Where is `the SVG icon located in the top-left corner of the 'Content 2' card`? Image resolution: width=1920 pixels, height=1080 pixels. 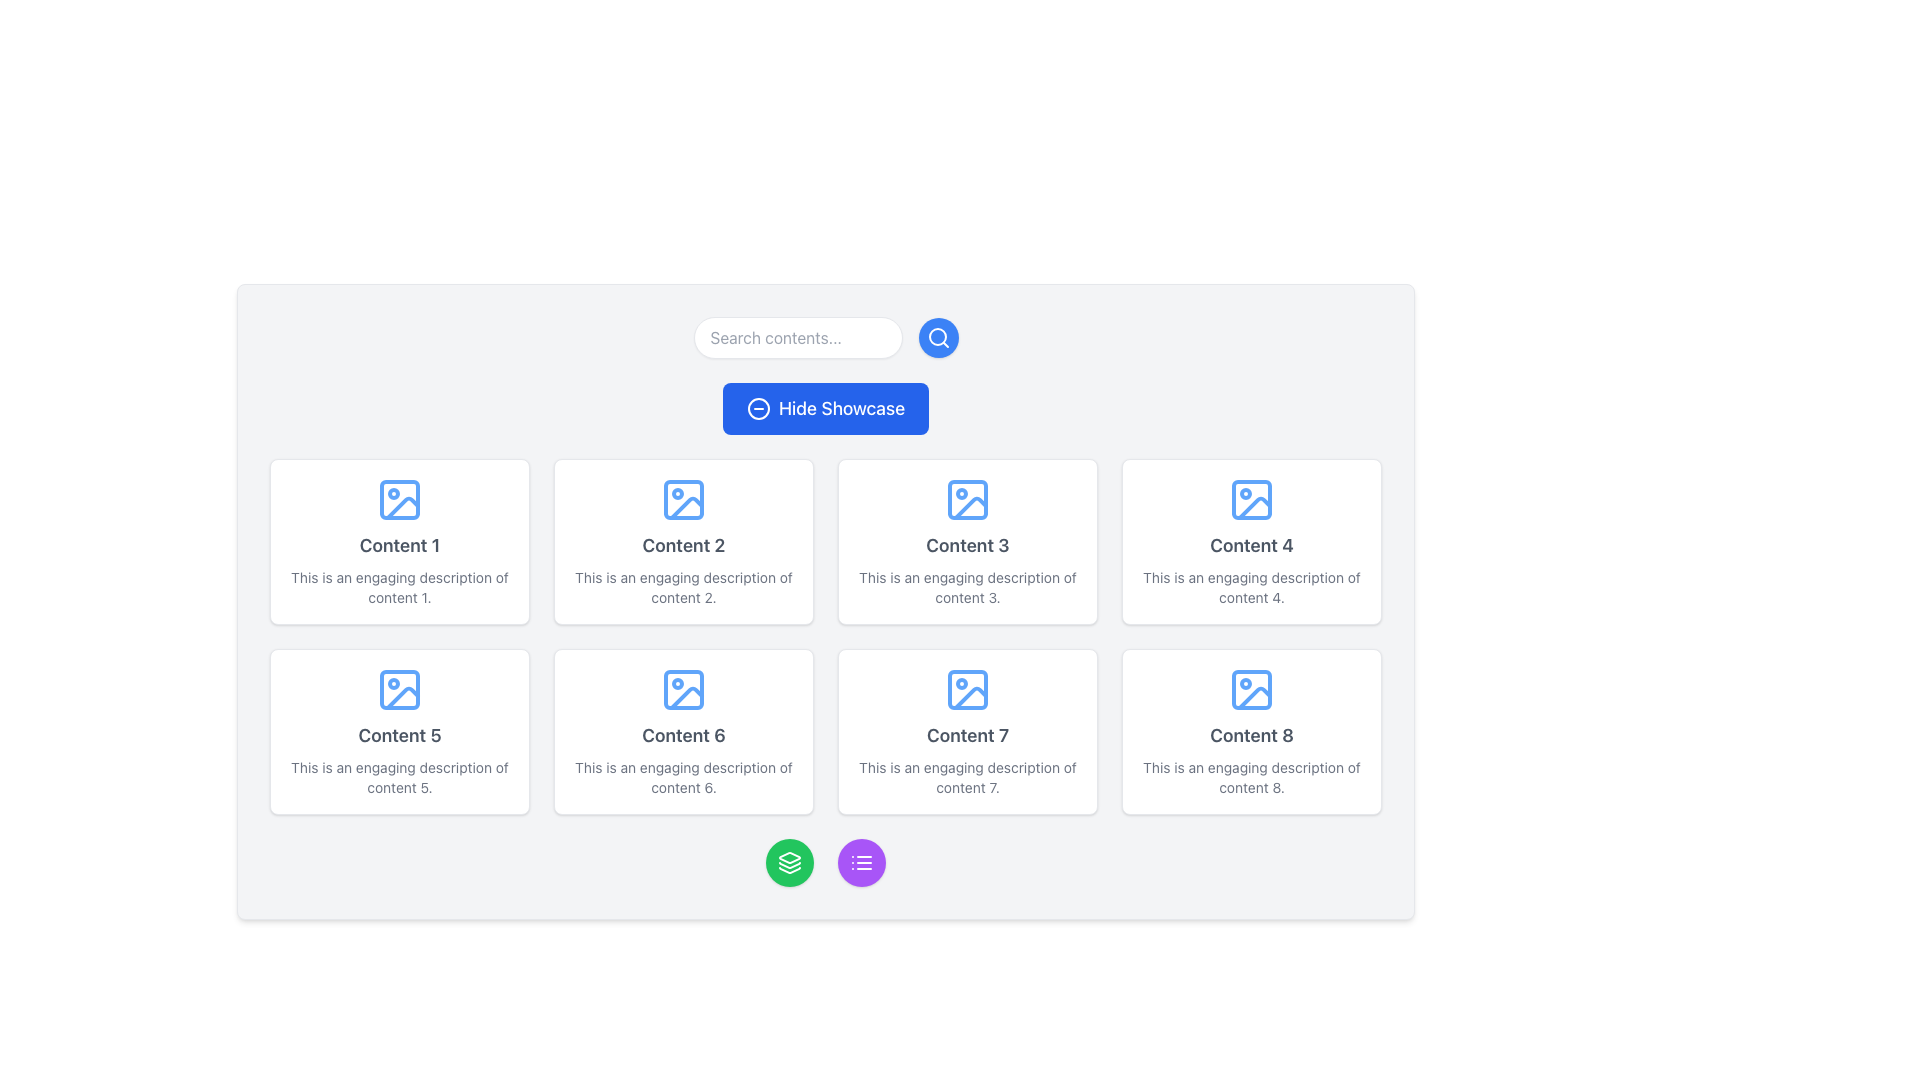 the SVG icon located in the top-left corner of the 'Content 2' card is located at coordinates (684, 499).